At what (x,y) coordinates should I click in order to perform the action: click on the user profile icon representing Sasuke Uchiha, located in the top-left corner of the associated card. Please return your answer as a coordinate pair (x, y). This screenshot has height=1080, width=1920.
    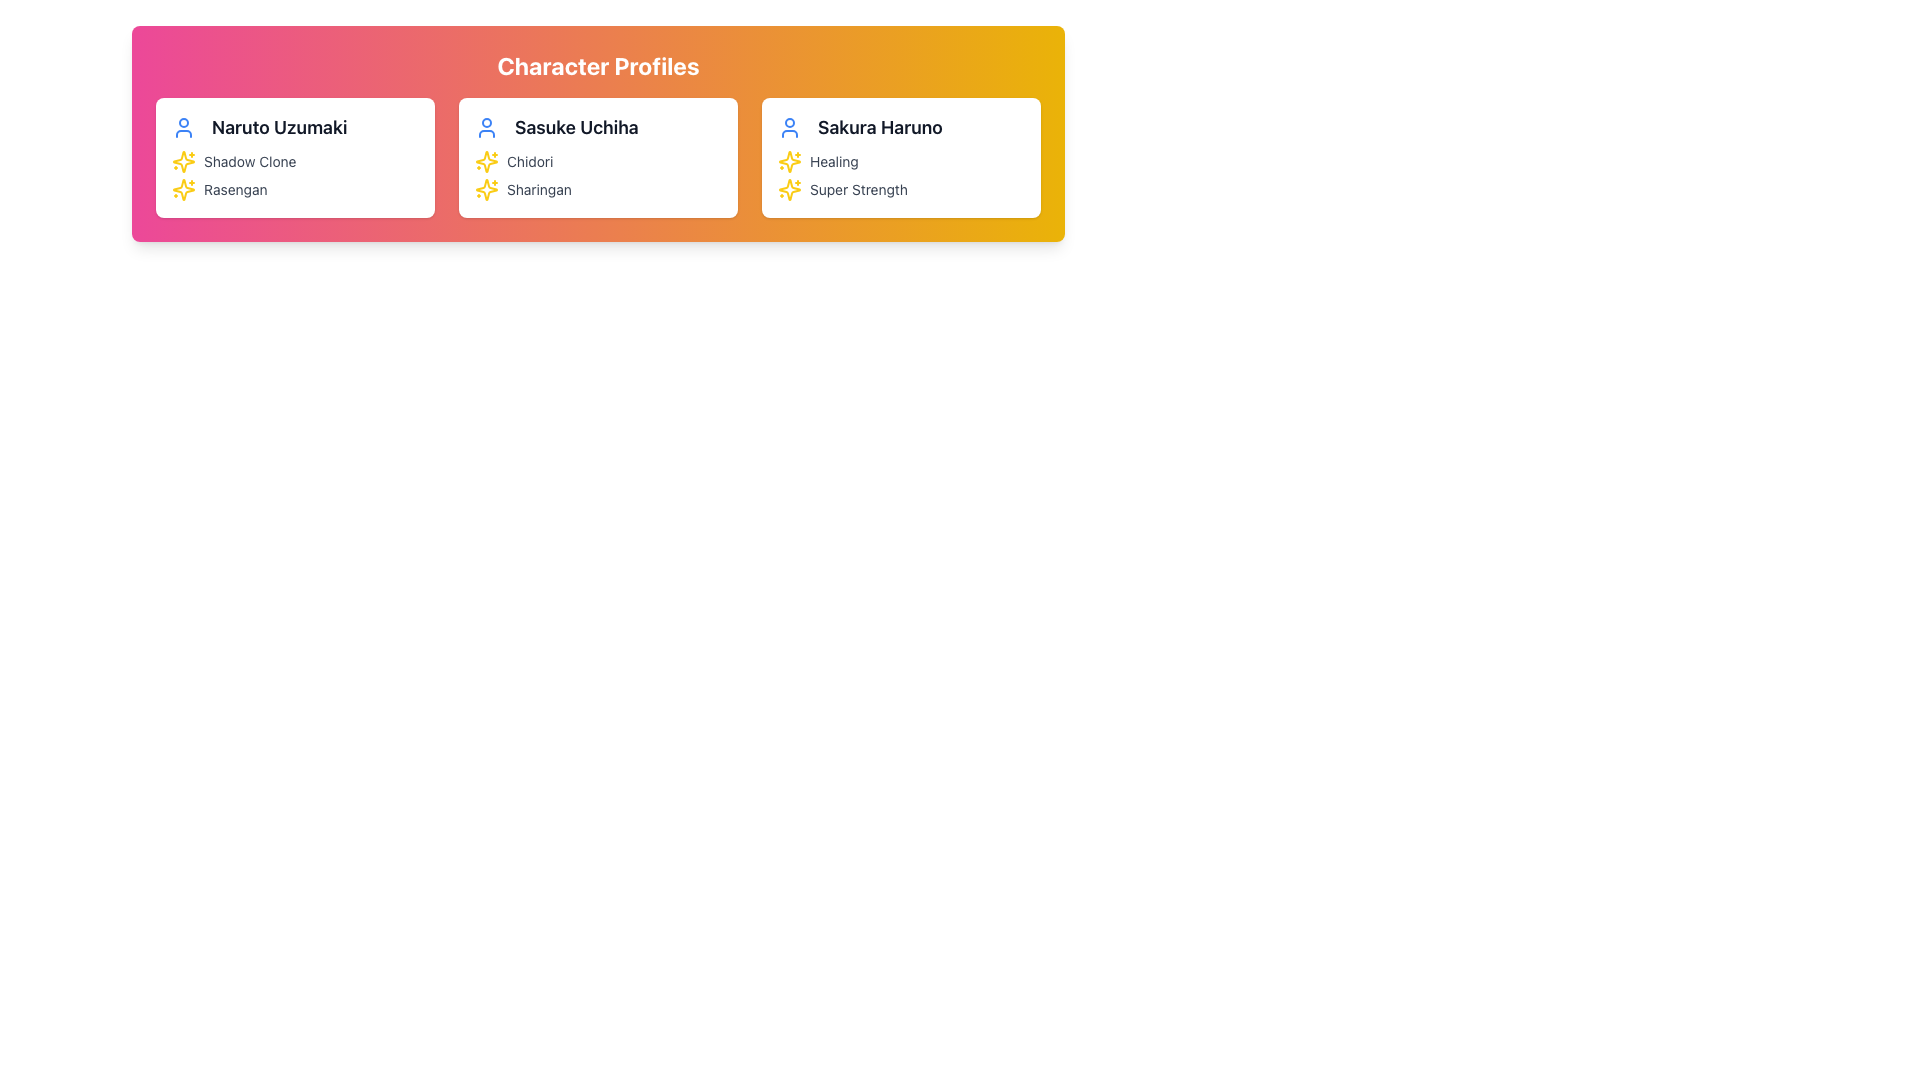
    Looking at the image, I should click on (486, 127).